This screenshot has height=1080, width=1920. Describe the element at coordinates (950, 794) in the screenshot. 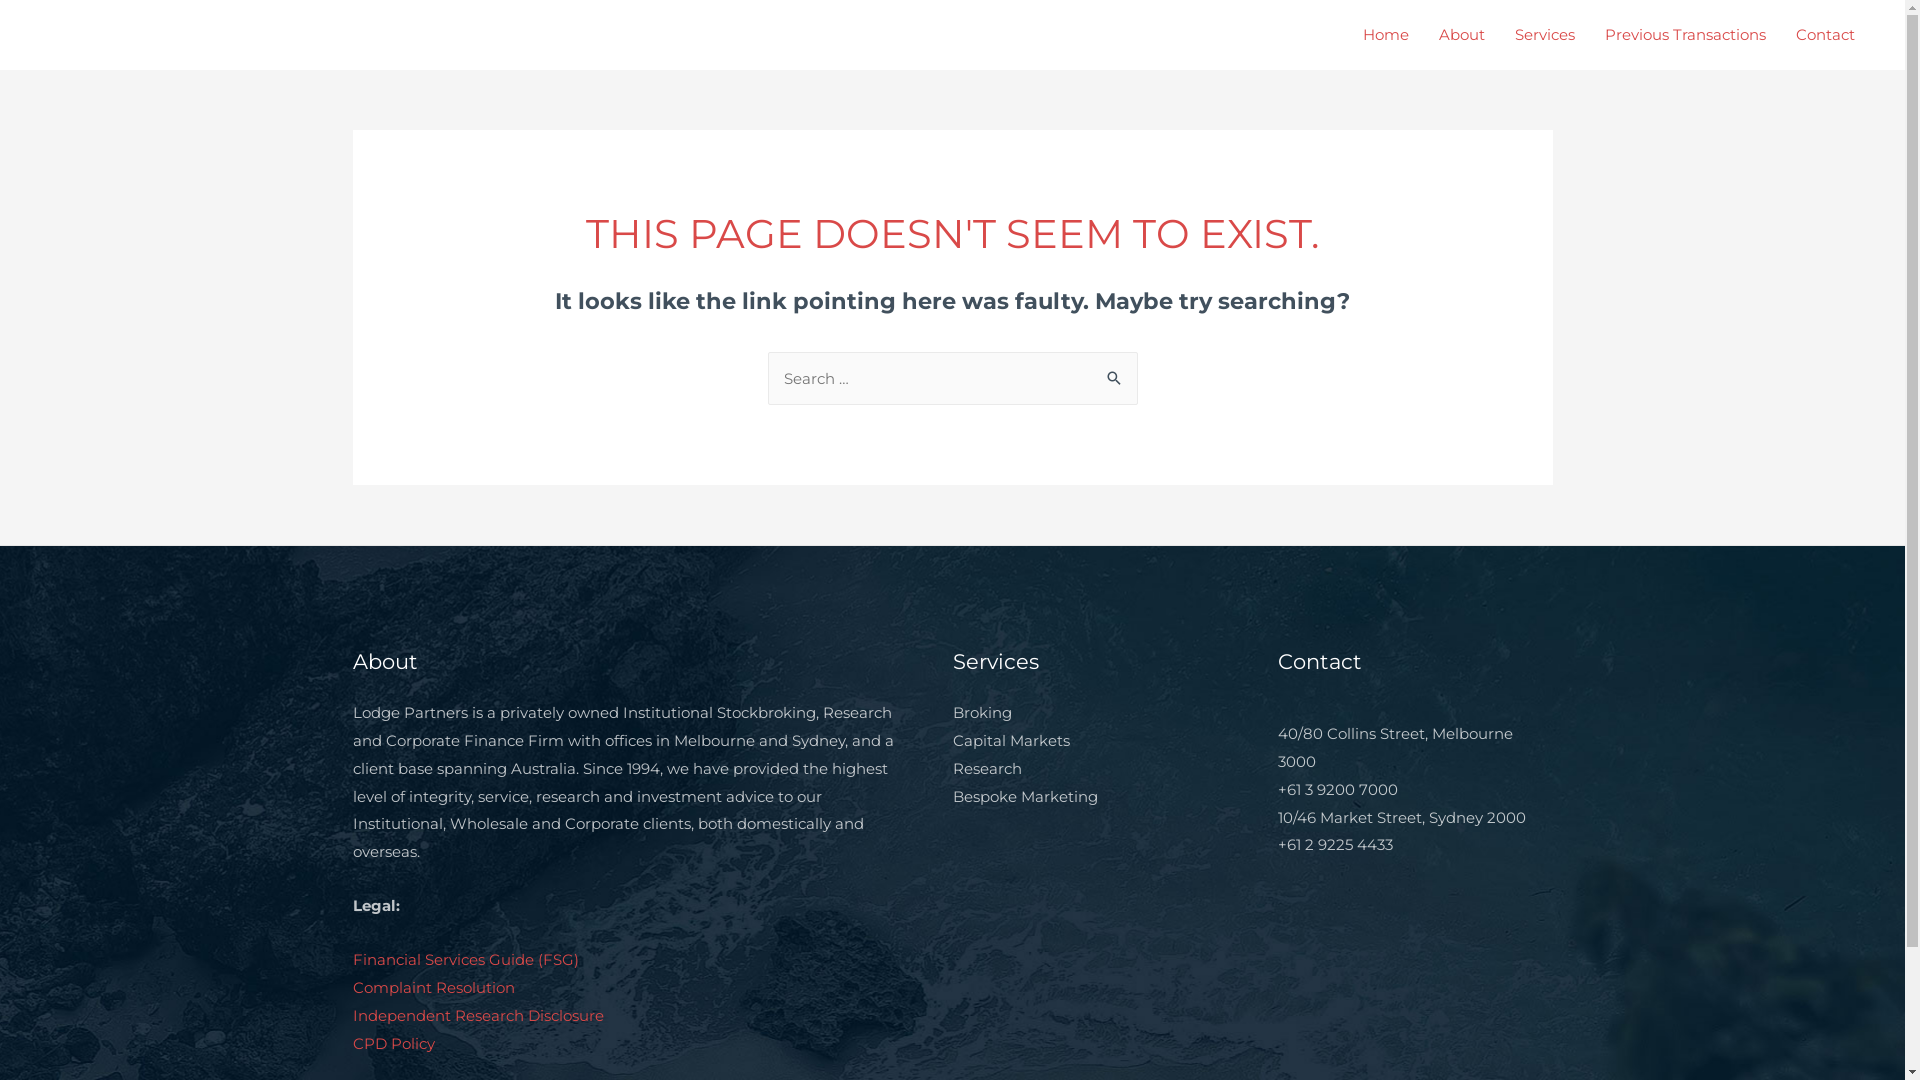

I see `'Bespoke Marketing'` at that location.